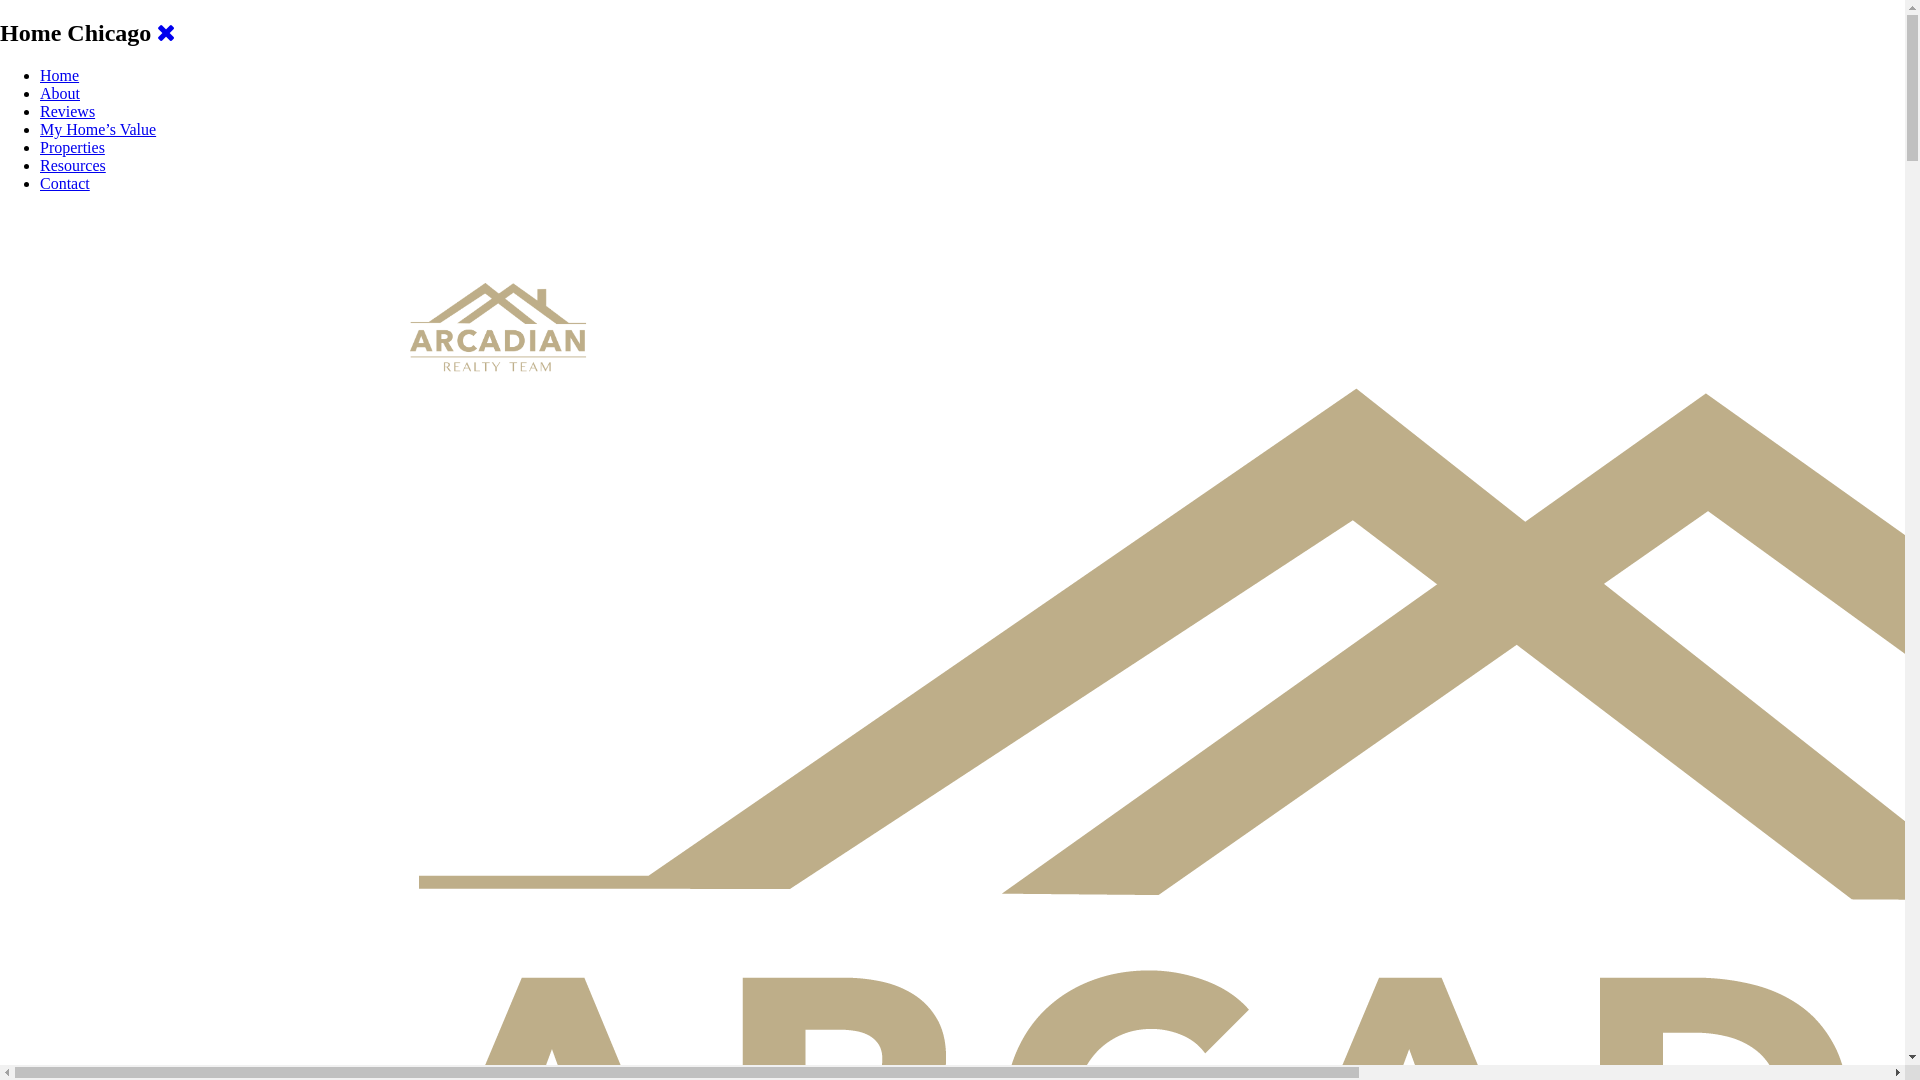 Image resolution: width=1920 pixels, height=1080 pixels. What do you see at coordinates (67, 111) in the screenshot?
I see `'Reviews'` at bounding box center [67, 111].